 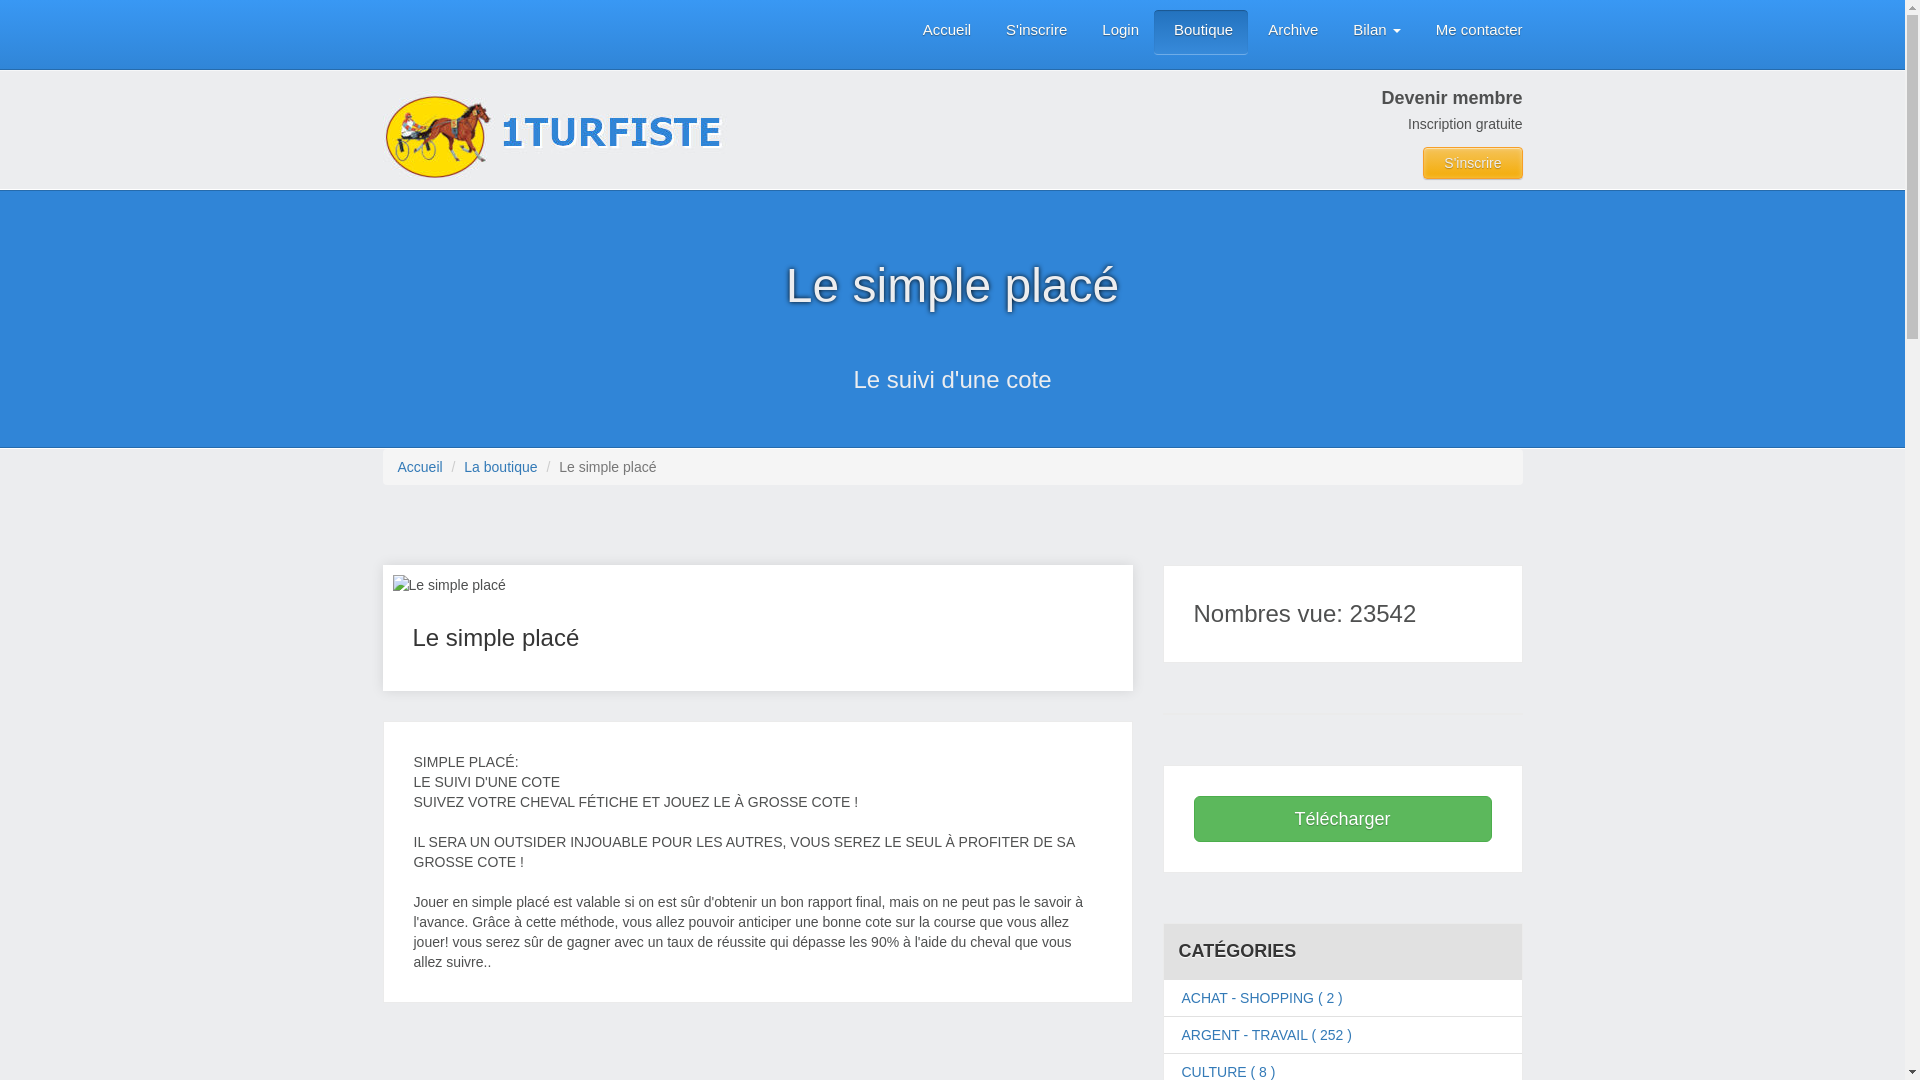 What do you see at coordinates (1415, 32) in the screenshot?
I see `'Me contacter'` at bounding box center [1415, 32].